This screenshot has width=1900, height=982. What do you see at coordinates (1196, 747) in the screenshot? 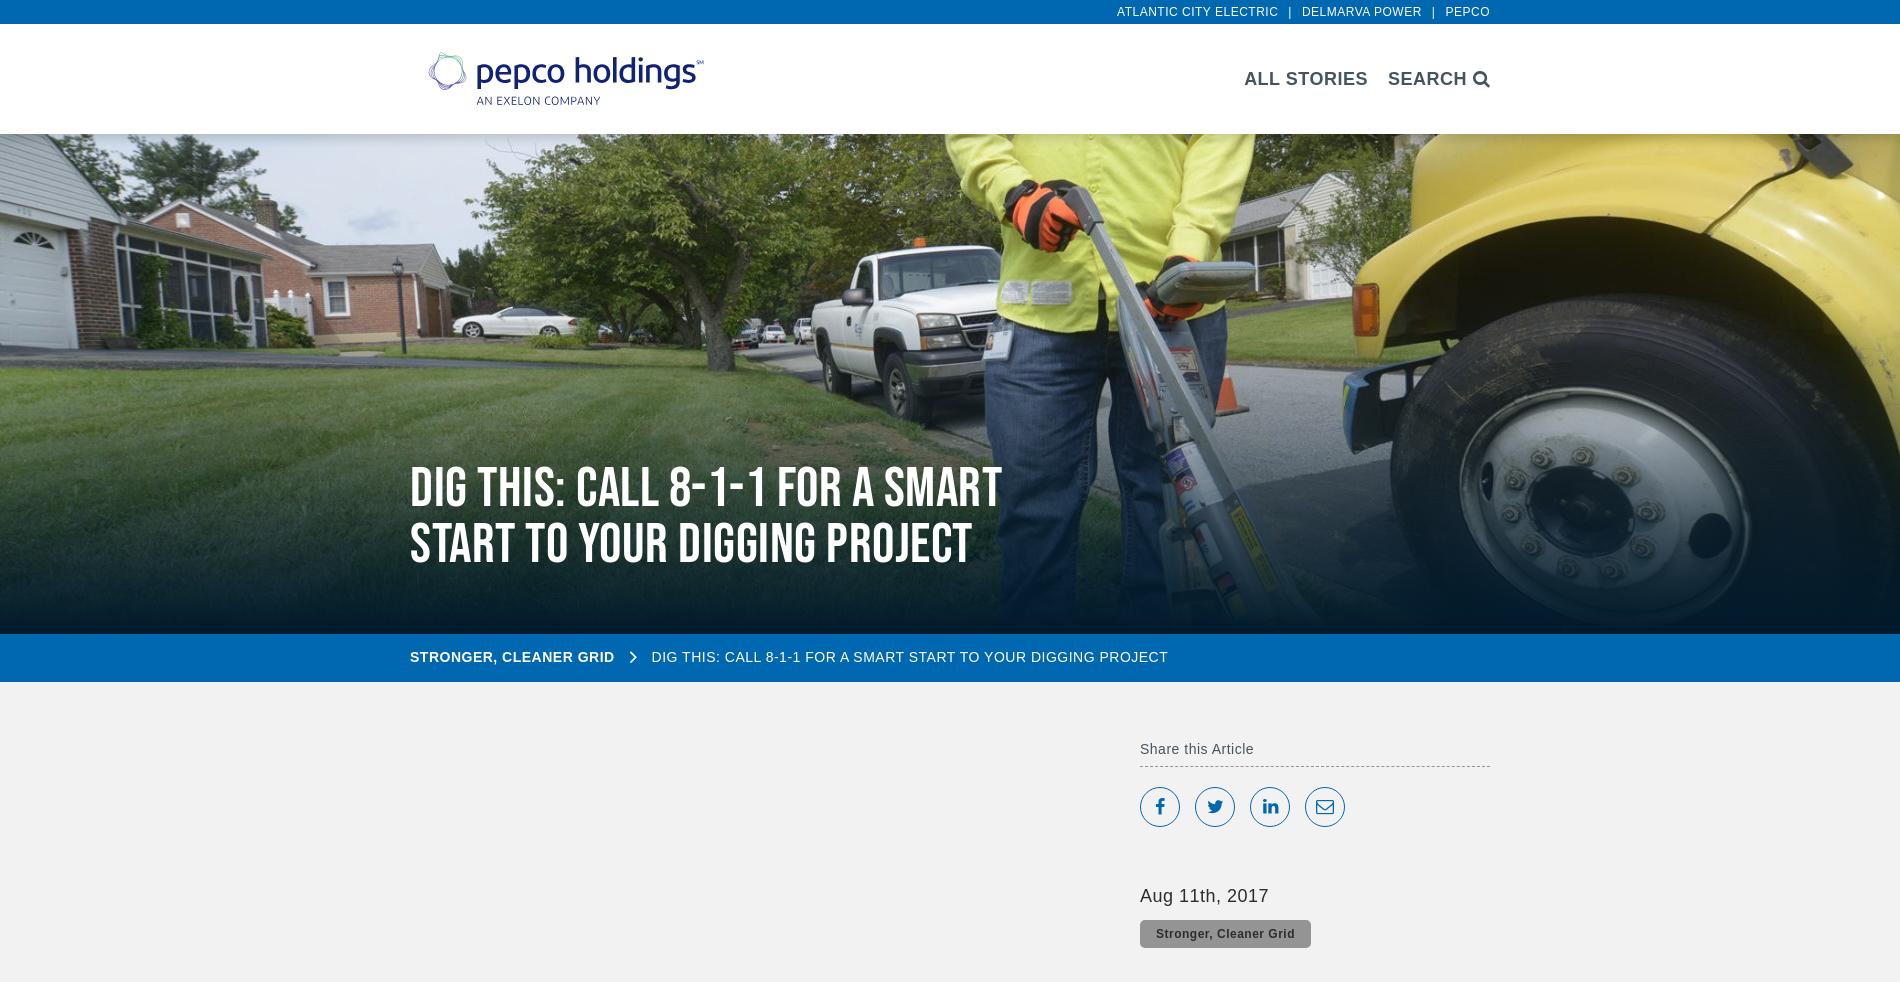
I see `'Share this Article'` at bounding box center [1196, 747].